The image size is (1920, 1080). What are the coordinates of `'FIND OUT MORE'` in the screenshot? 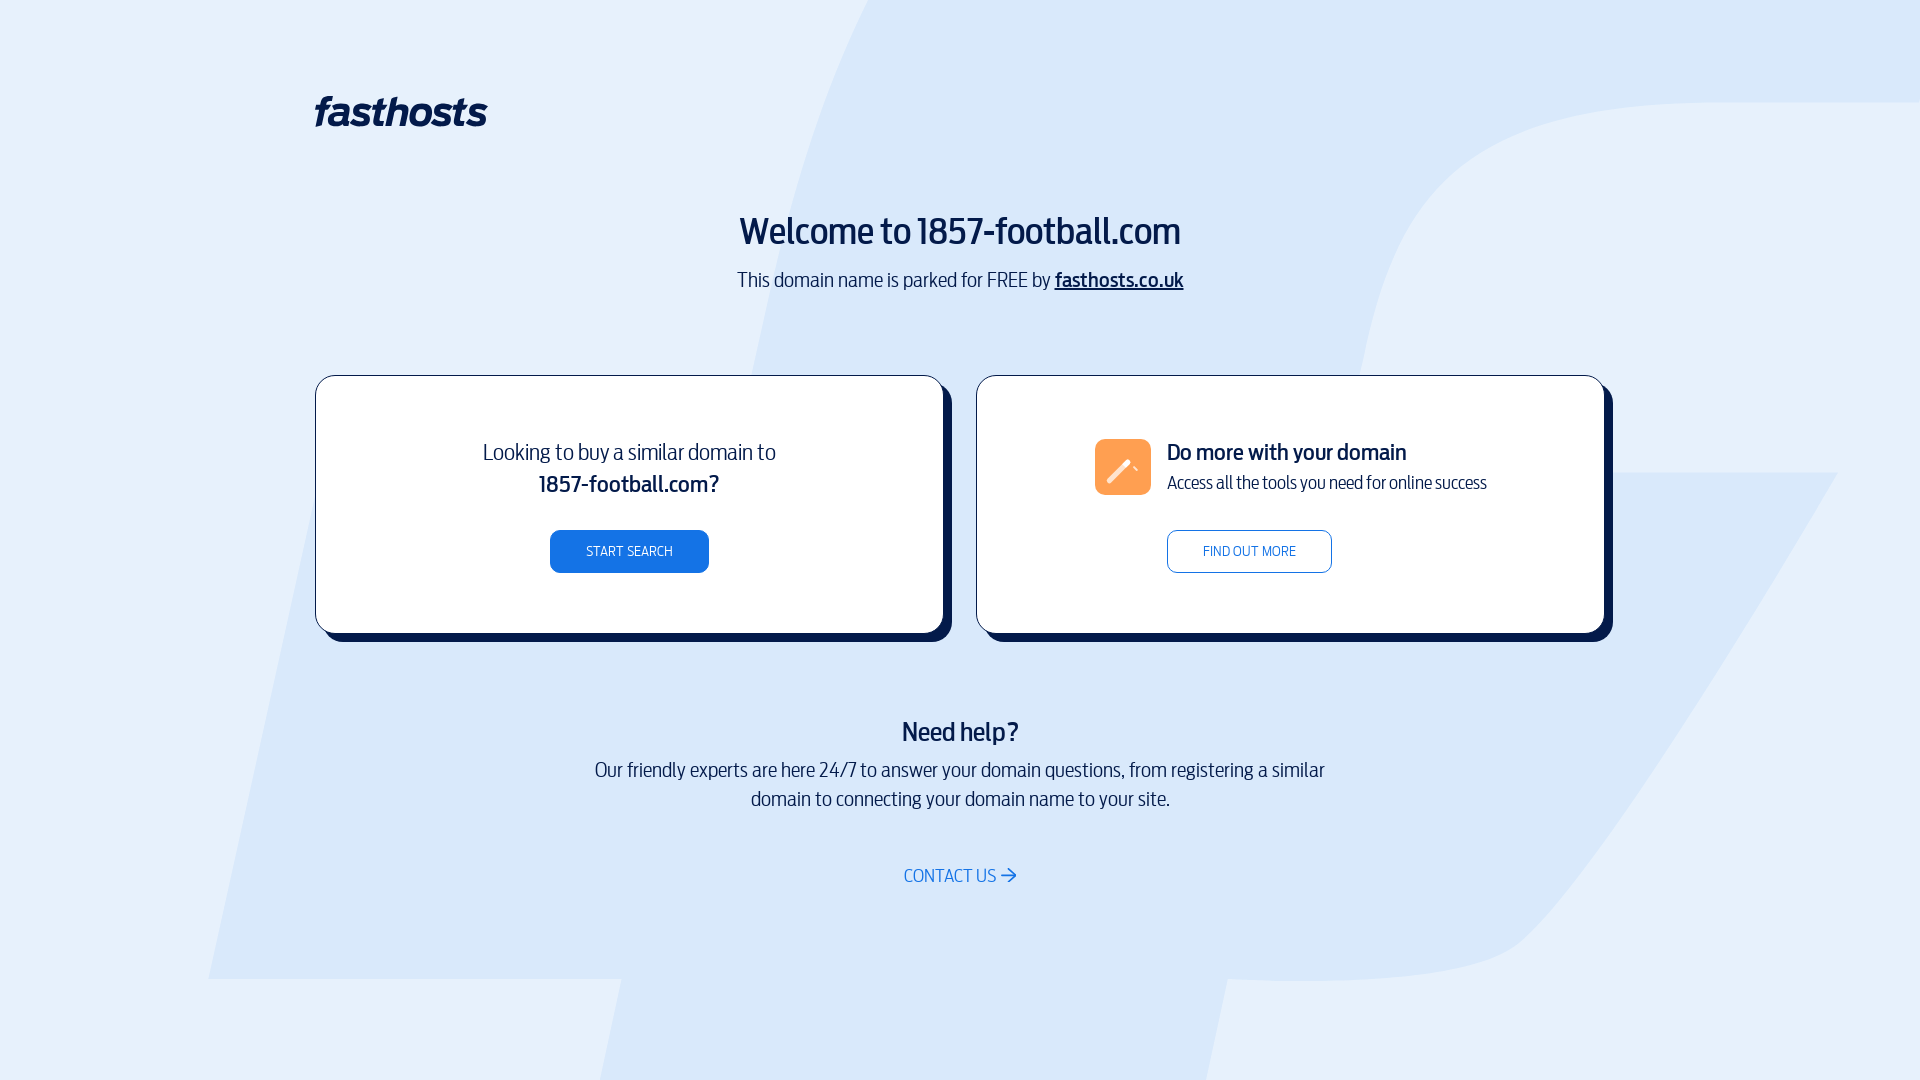 It's located at (1166, 551).